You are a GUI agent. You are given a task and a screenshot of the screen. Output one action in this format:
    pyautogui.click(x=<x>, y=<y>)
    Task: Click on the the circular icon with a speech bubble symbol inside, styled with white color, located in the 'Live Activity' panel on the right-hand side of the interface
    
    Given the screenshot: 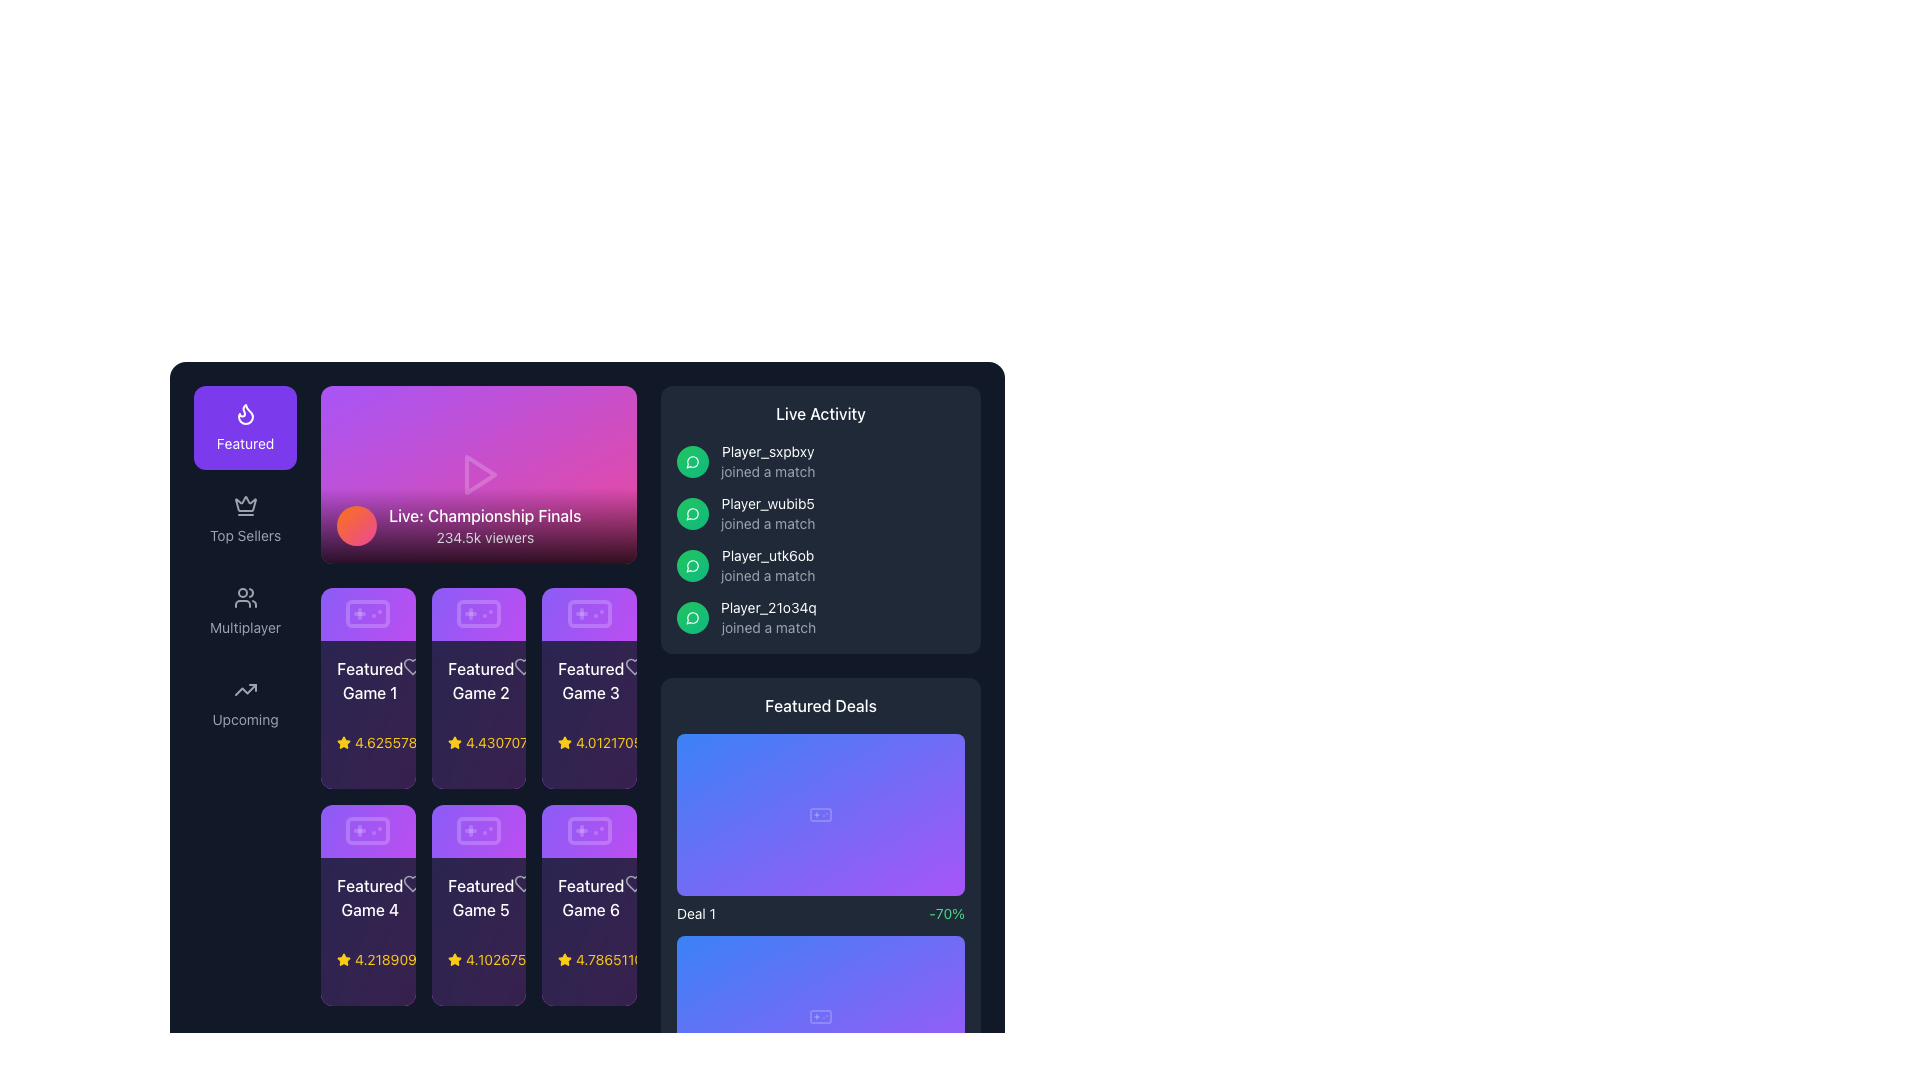 What is the action you would take?
    pyautogui.click(x=692, y=462)
    